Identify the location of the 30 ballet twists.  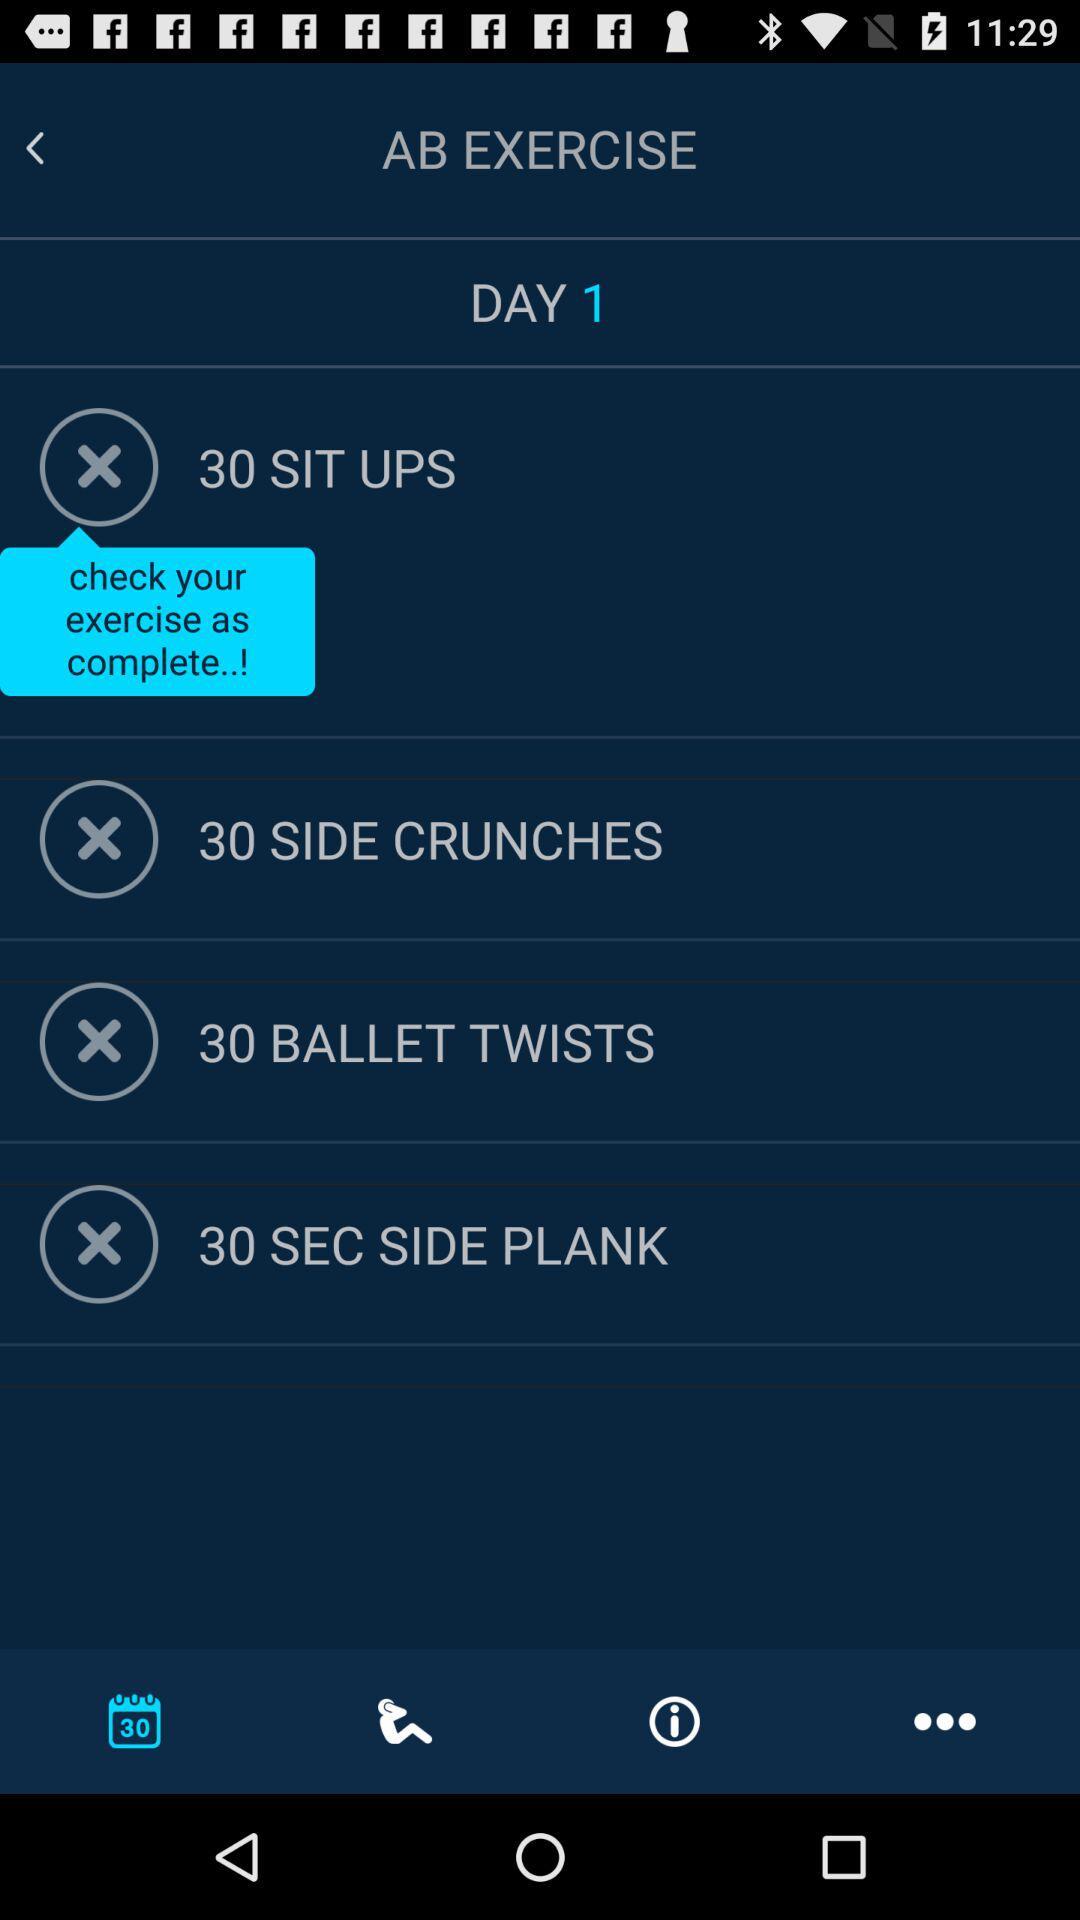
(639, 1040).